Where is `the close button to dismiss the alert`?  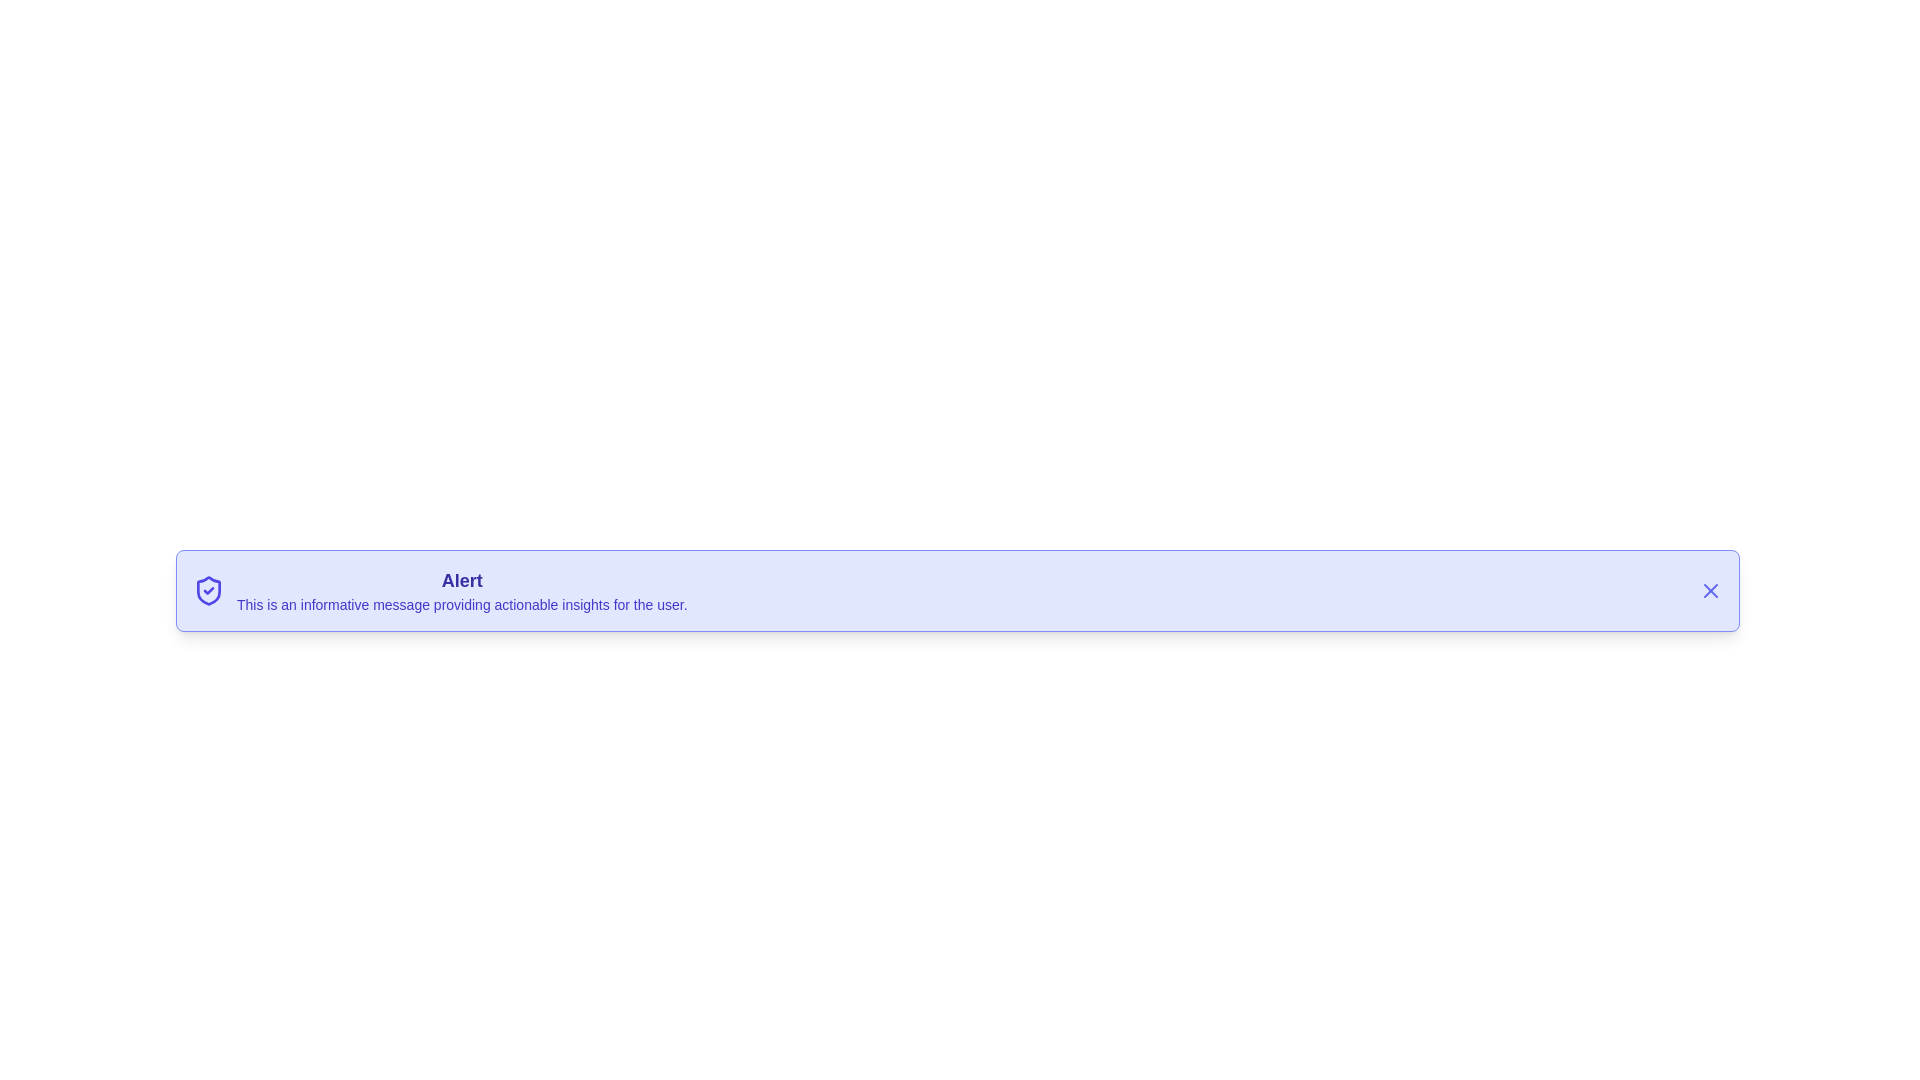
the close button to dismiss the alert is located at coordinates (1709, 589).